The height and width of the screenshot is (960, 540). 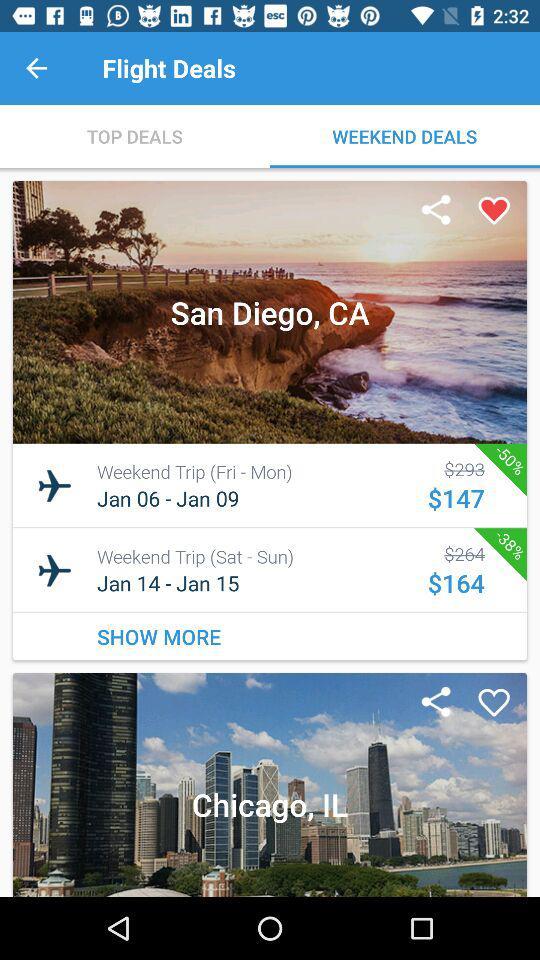 I want to click on the show more item, so click(x=270, y=635).